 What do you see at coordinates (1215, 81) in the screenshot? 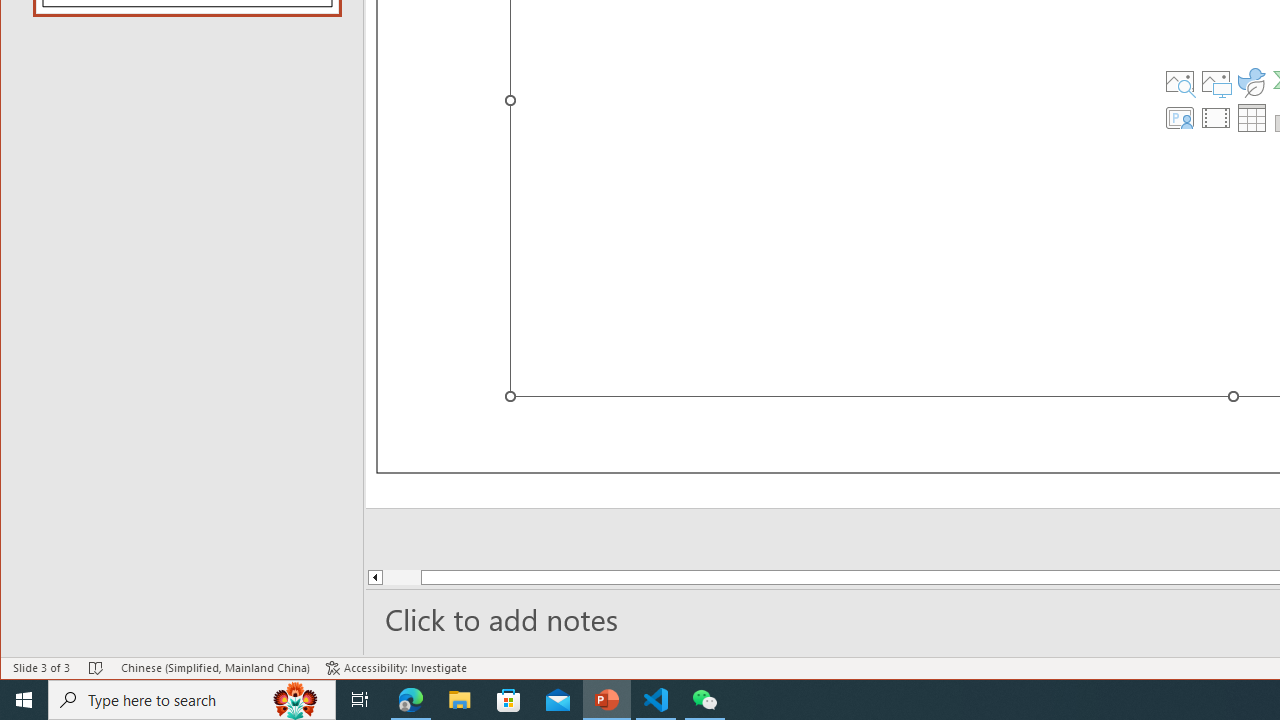
I see `'Pictures'` at bounding box center [1215, 81].